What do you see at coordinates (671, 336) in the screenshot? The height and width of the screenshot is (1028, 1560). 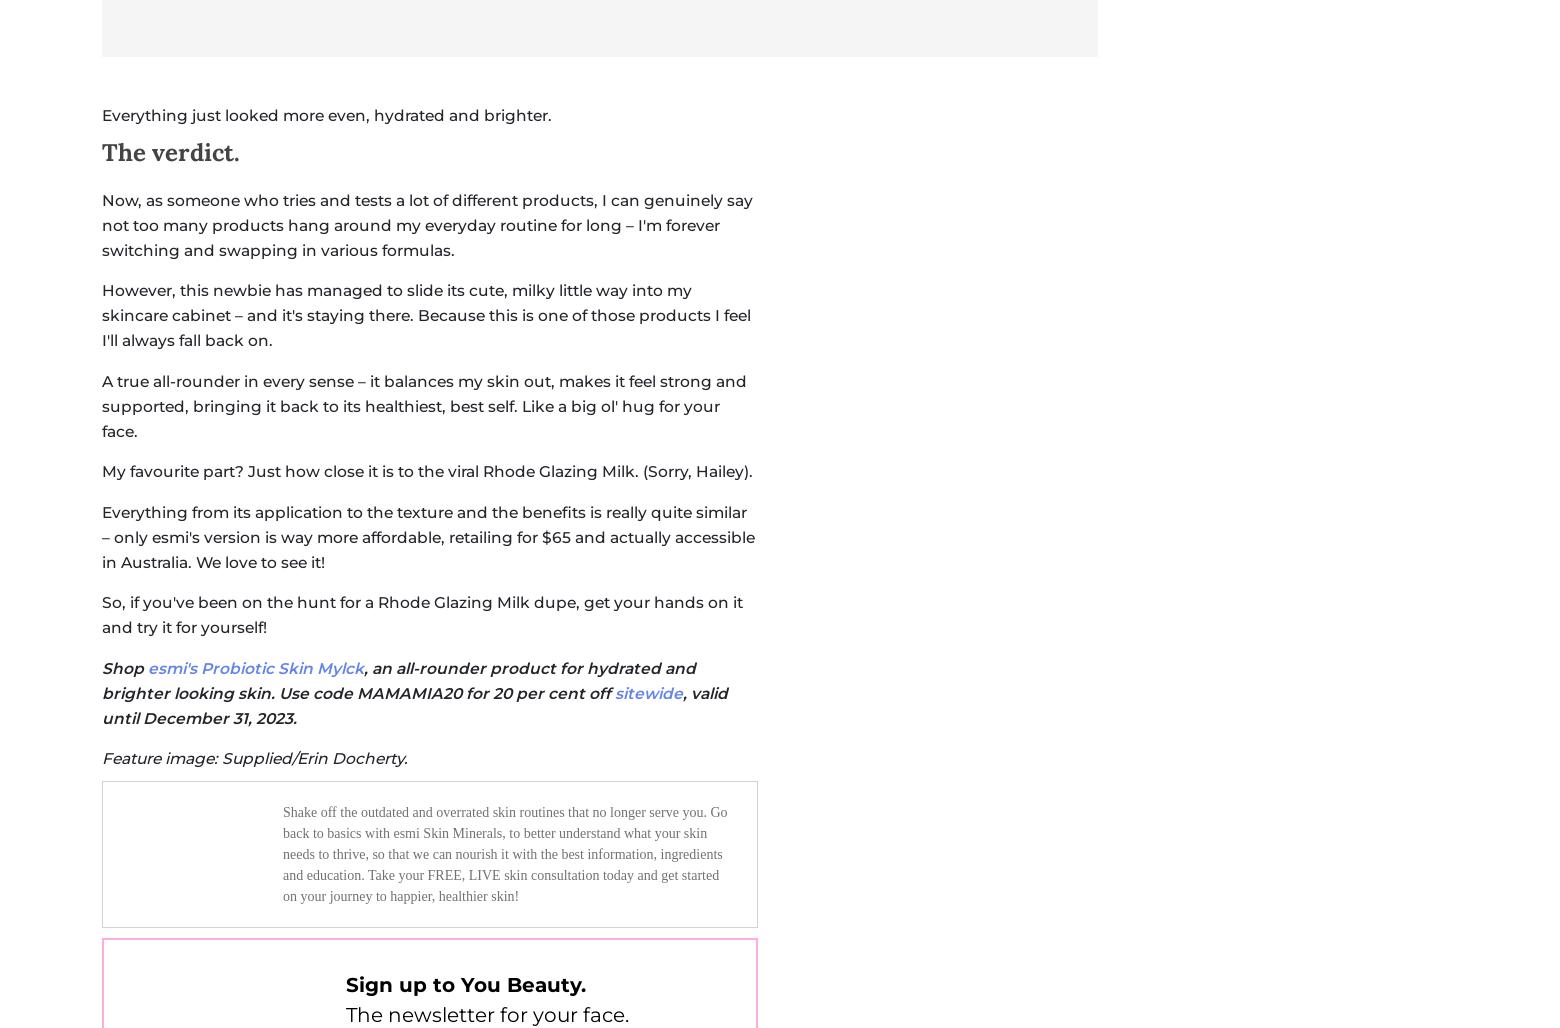 I see `'Beauty'` at bounding box center [671, 336].